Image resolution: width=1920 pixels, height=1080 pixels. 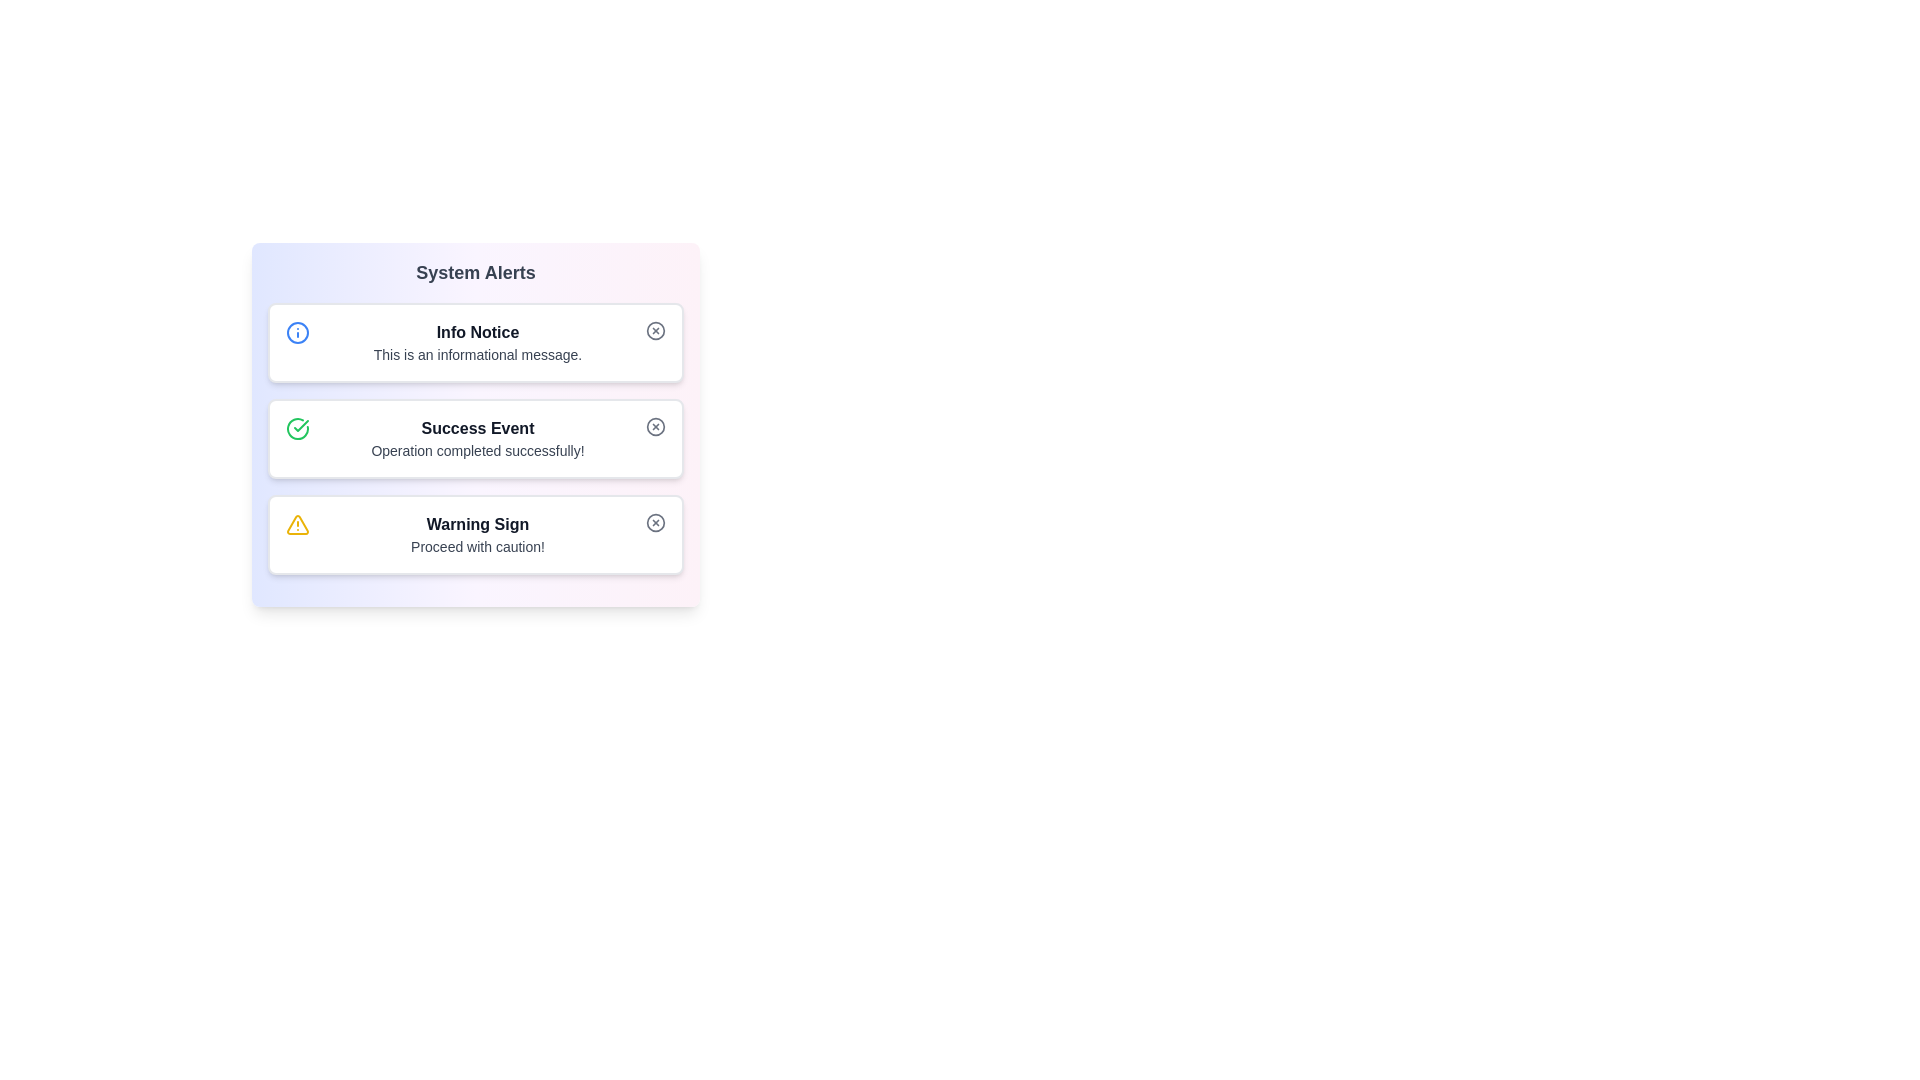 What do you see at coordinates (296, 427) in the screenshot?
I see `the alert icon of type success` at bounding box center [296, 427].